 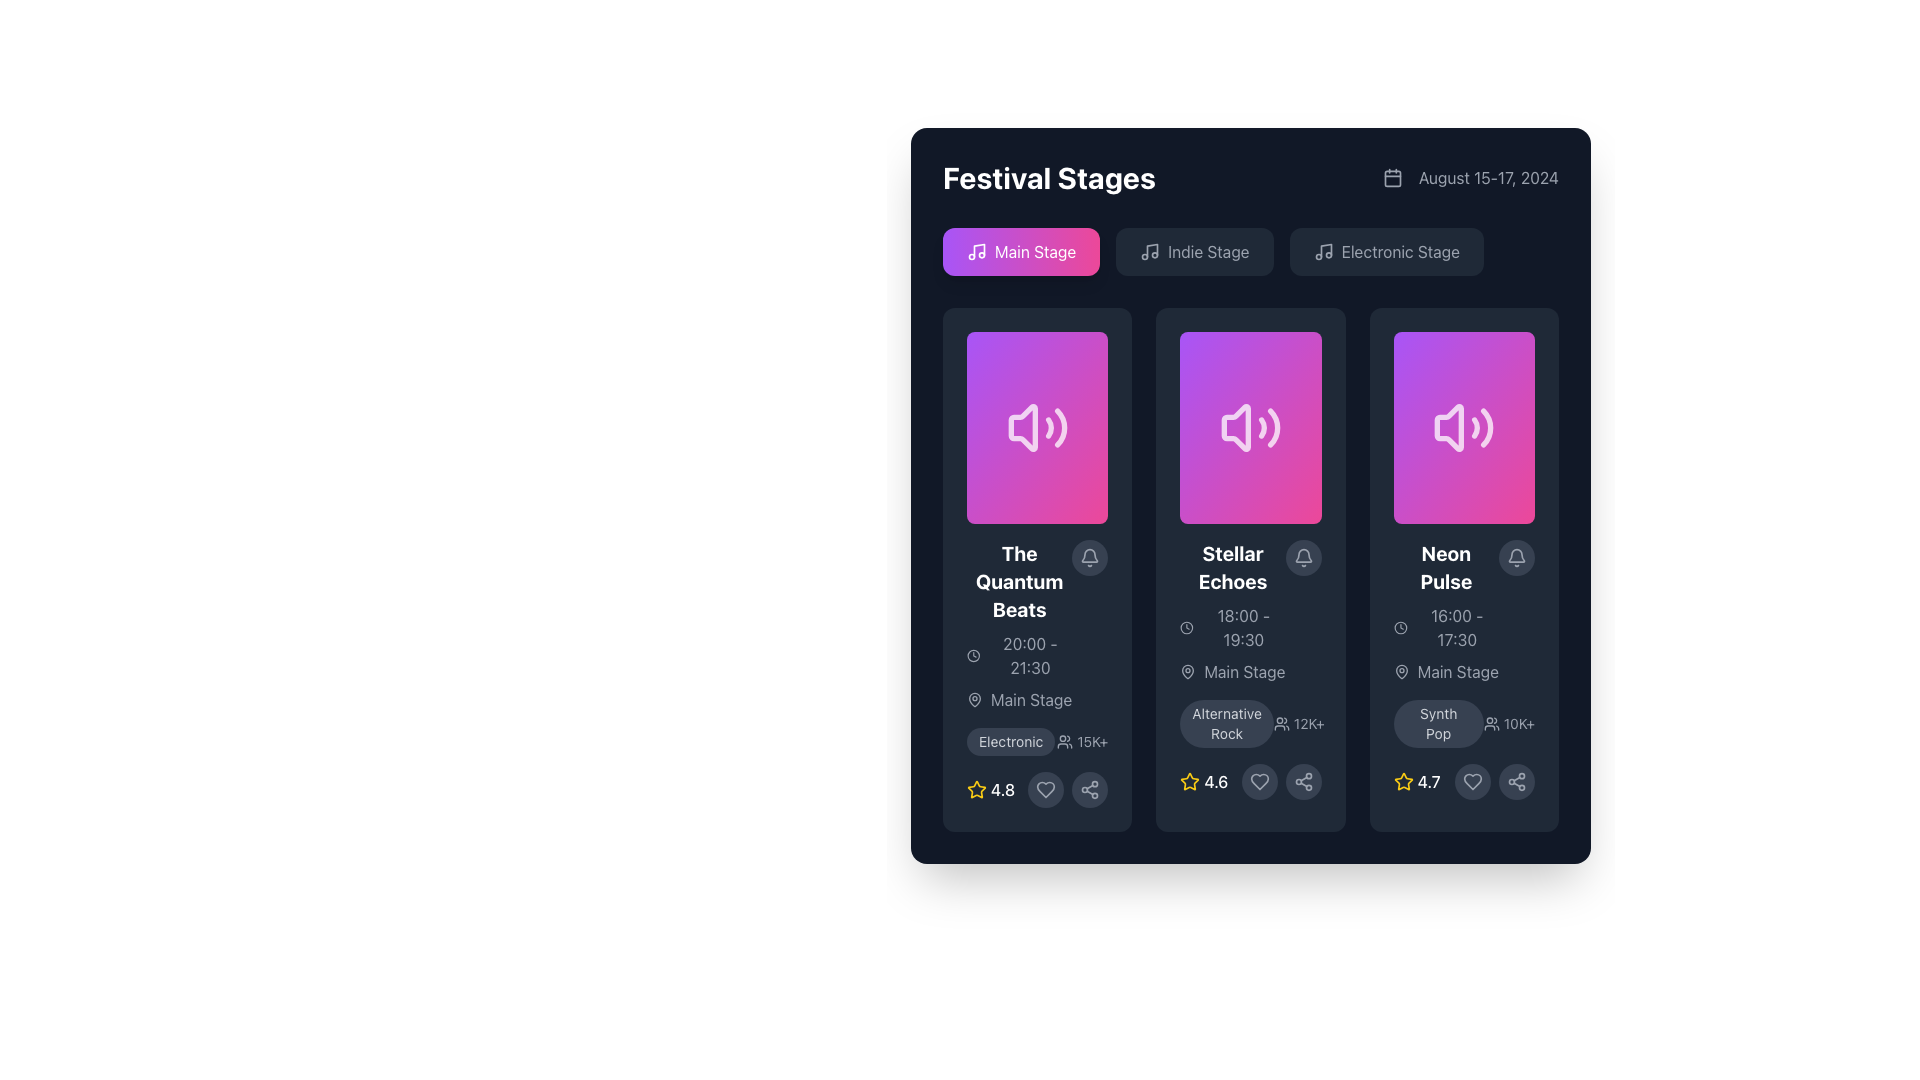 I want to click on the bell-shaped notification icon located in the bottom right section of the 'Neon Pulse' card, styled for dark mode, so click(x=1516, y=558).